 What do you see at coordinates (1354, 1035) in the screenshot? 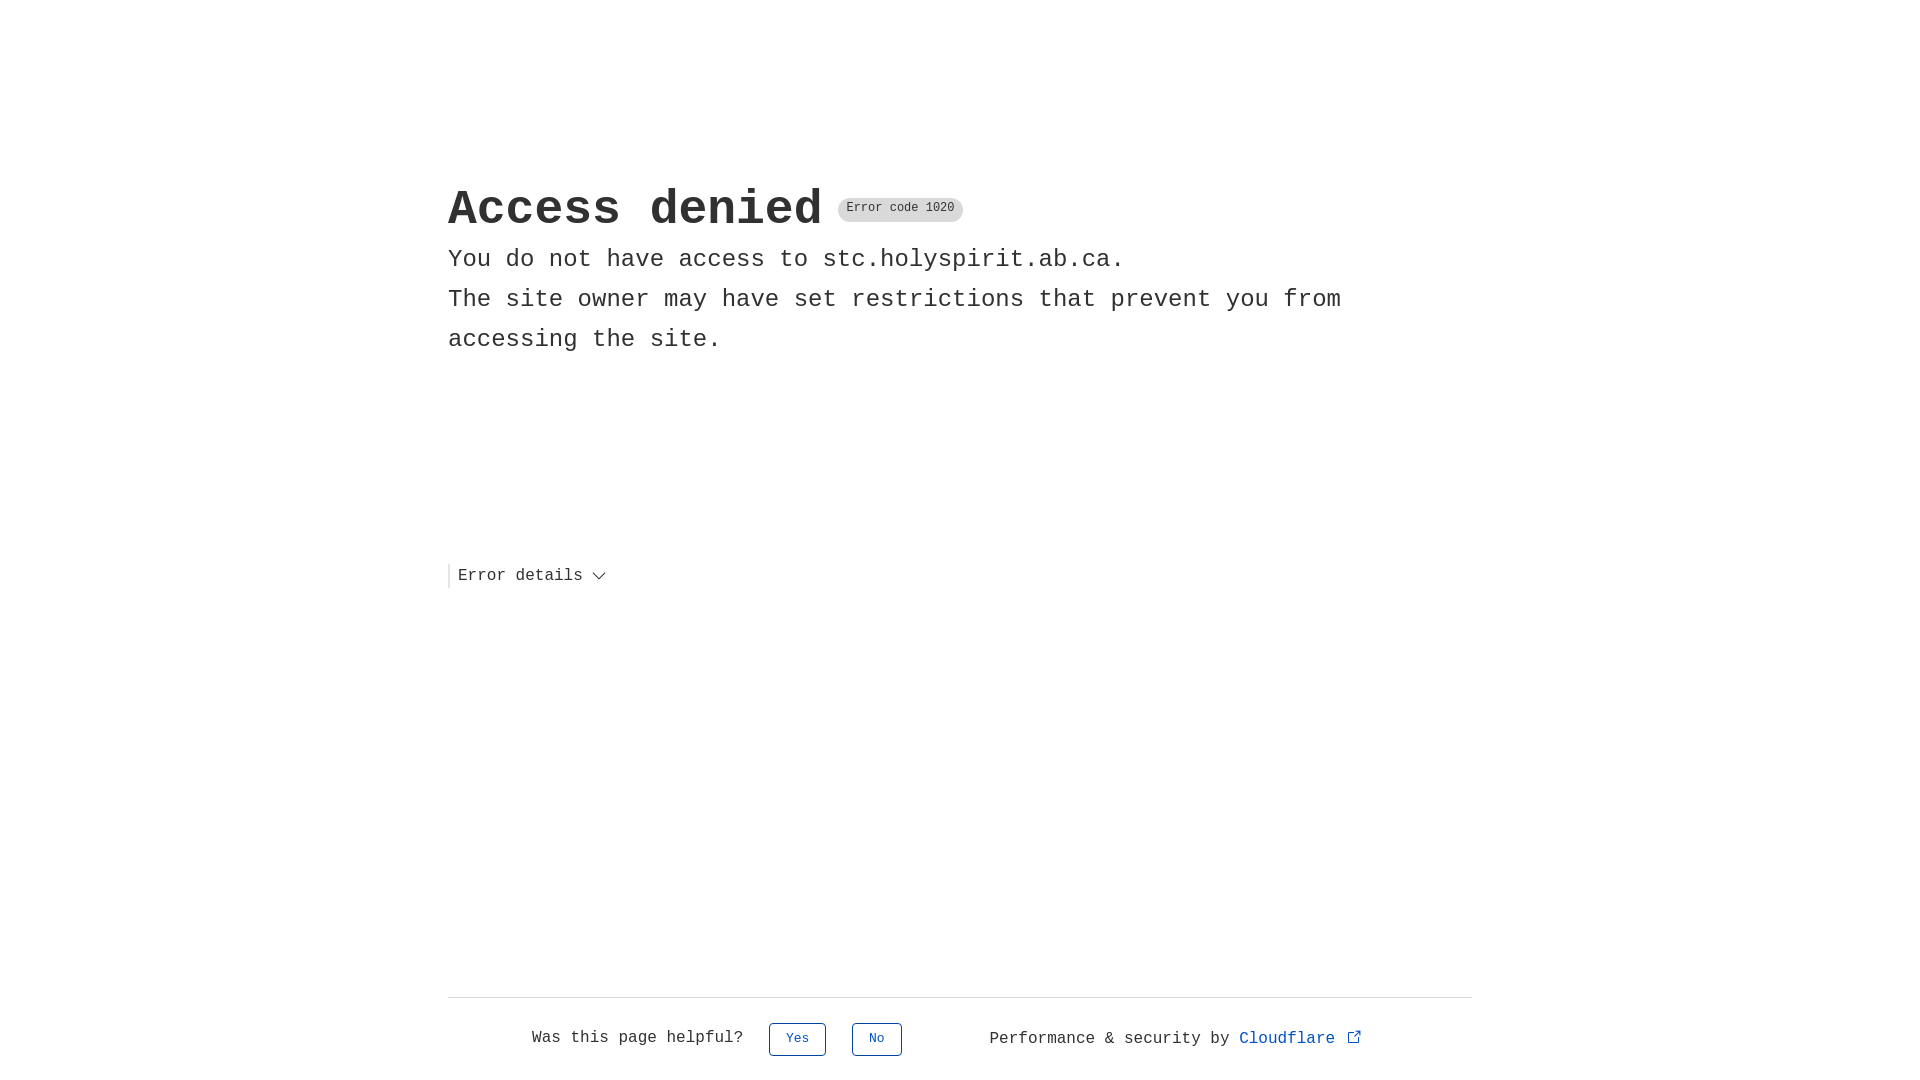
I see `'Opens in new tab'` at bounding box center [1354, 1035].